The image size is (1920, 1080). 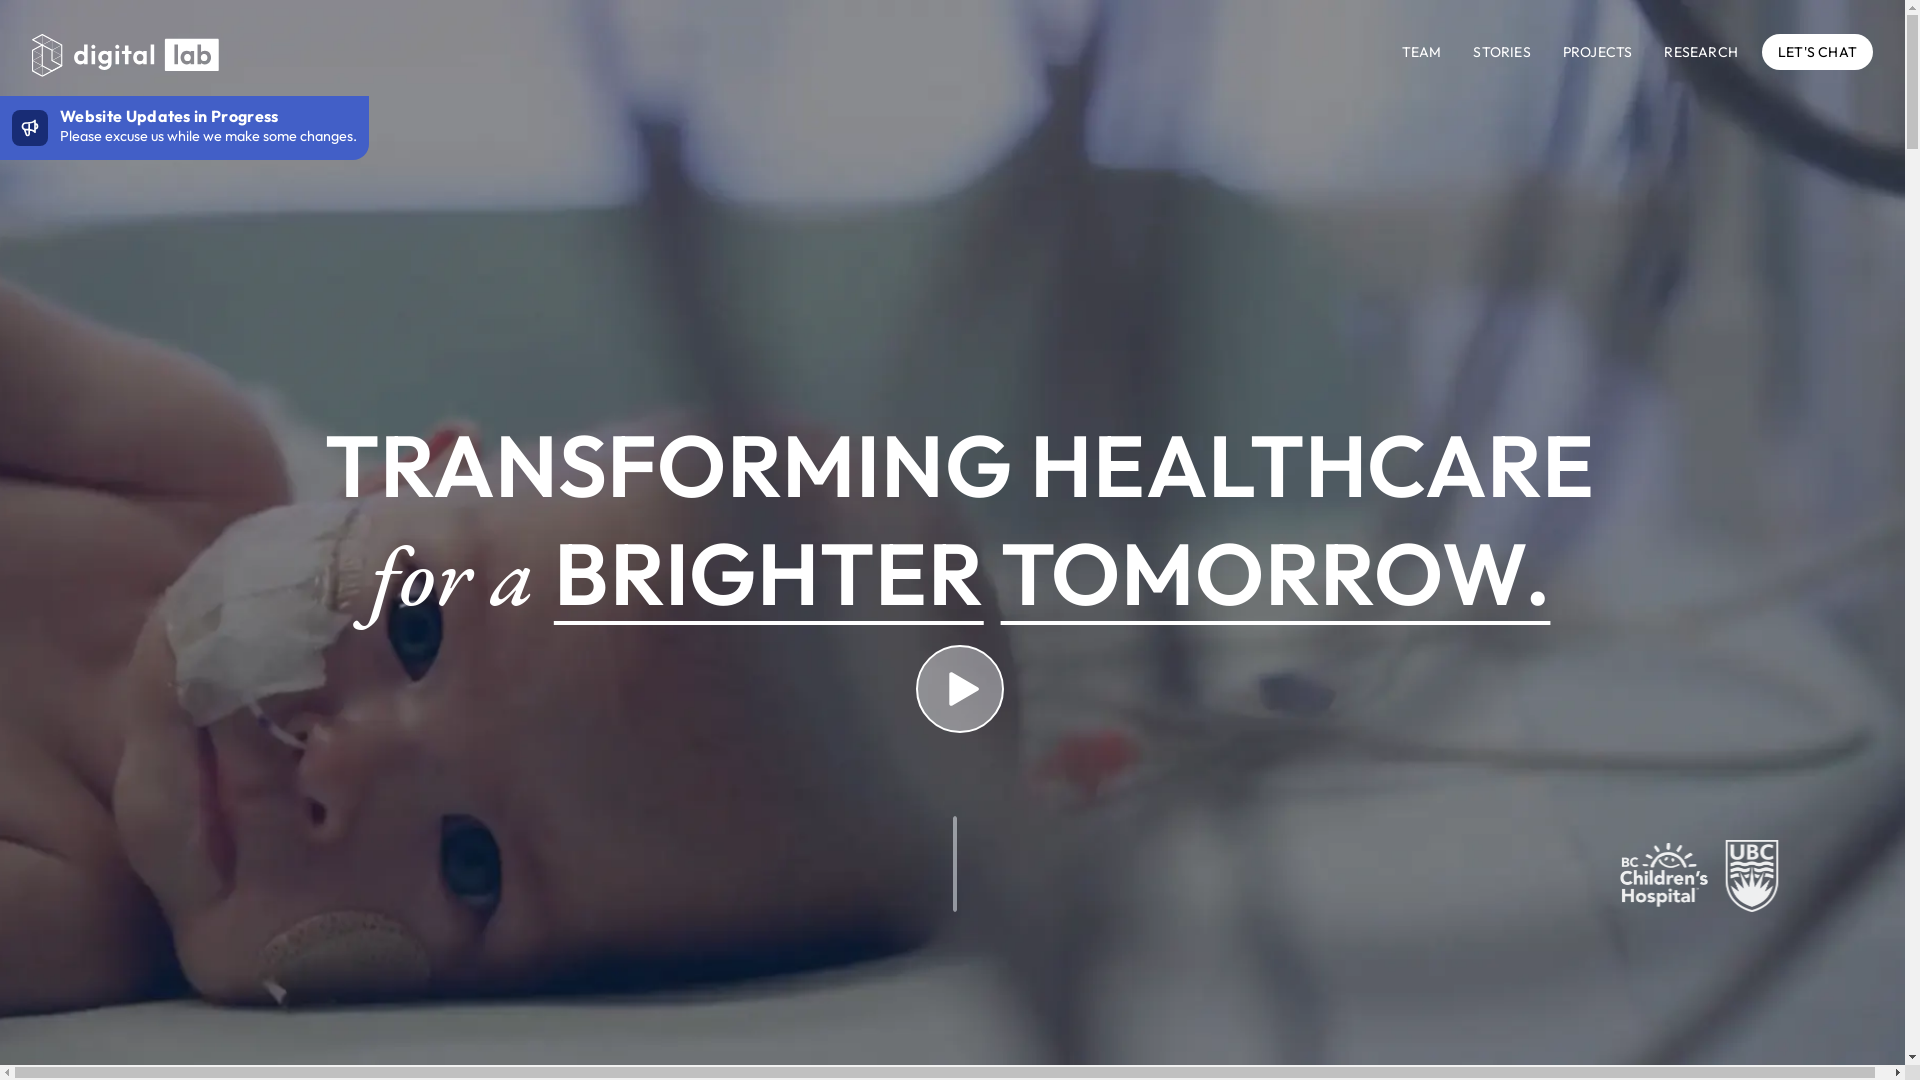 I want to click on 'STORIES', so click(x=1501, y=50).